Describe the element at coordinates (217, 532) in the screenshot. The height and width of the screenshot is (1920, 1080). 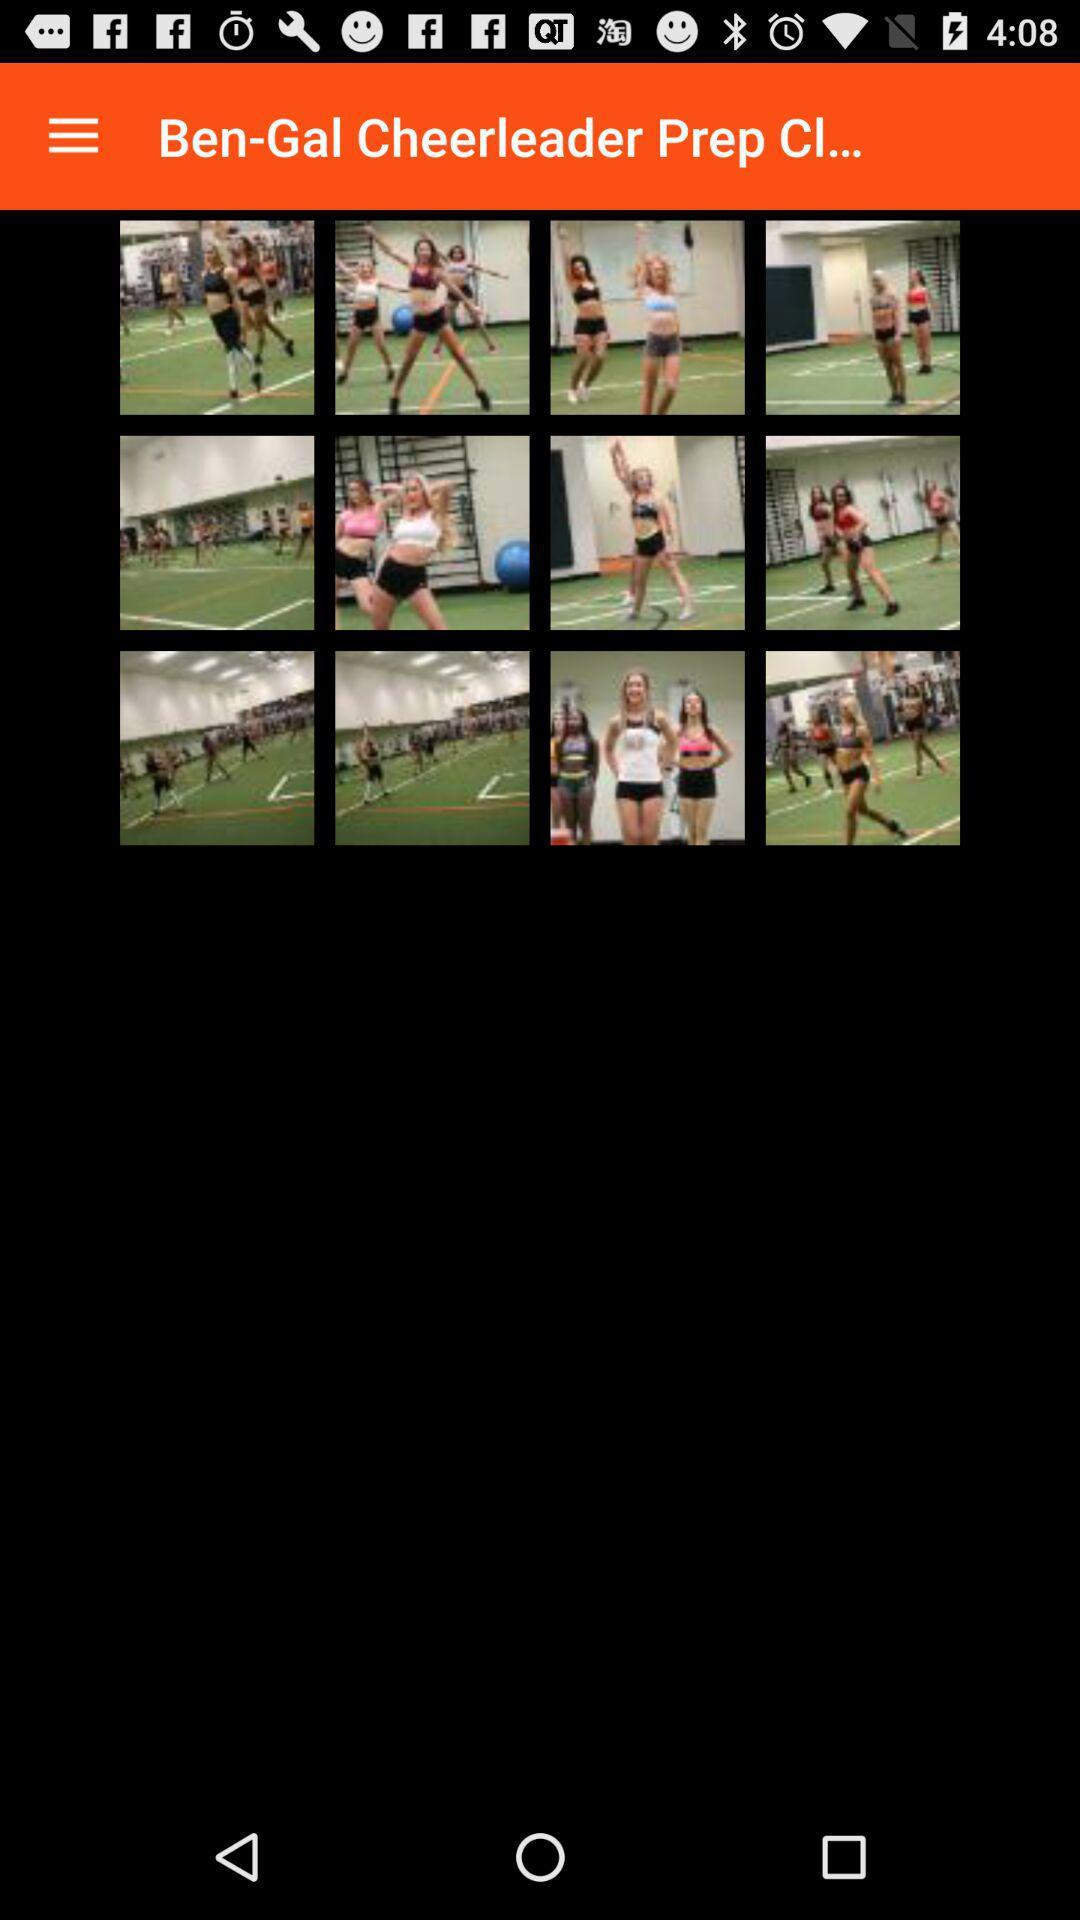
I see `photo` at that location.